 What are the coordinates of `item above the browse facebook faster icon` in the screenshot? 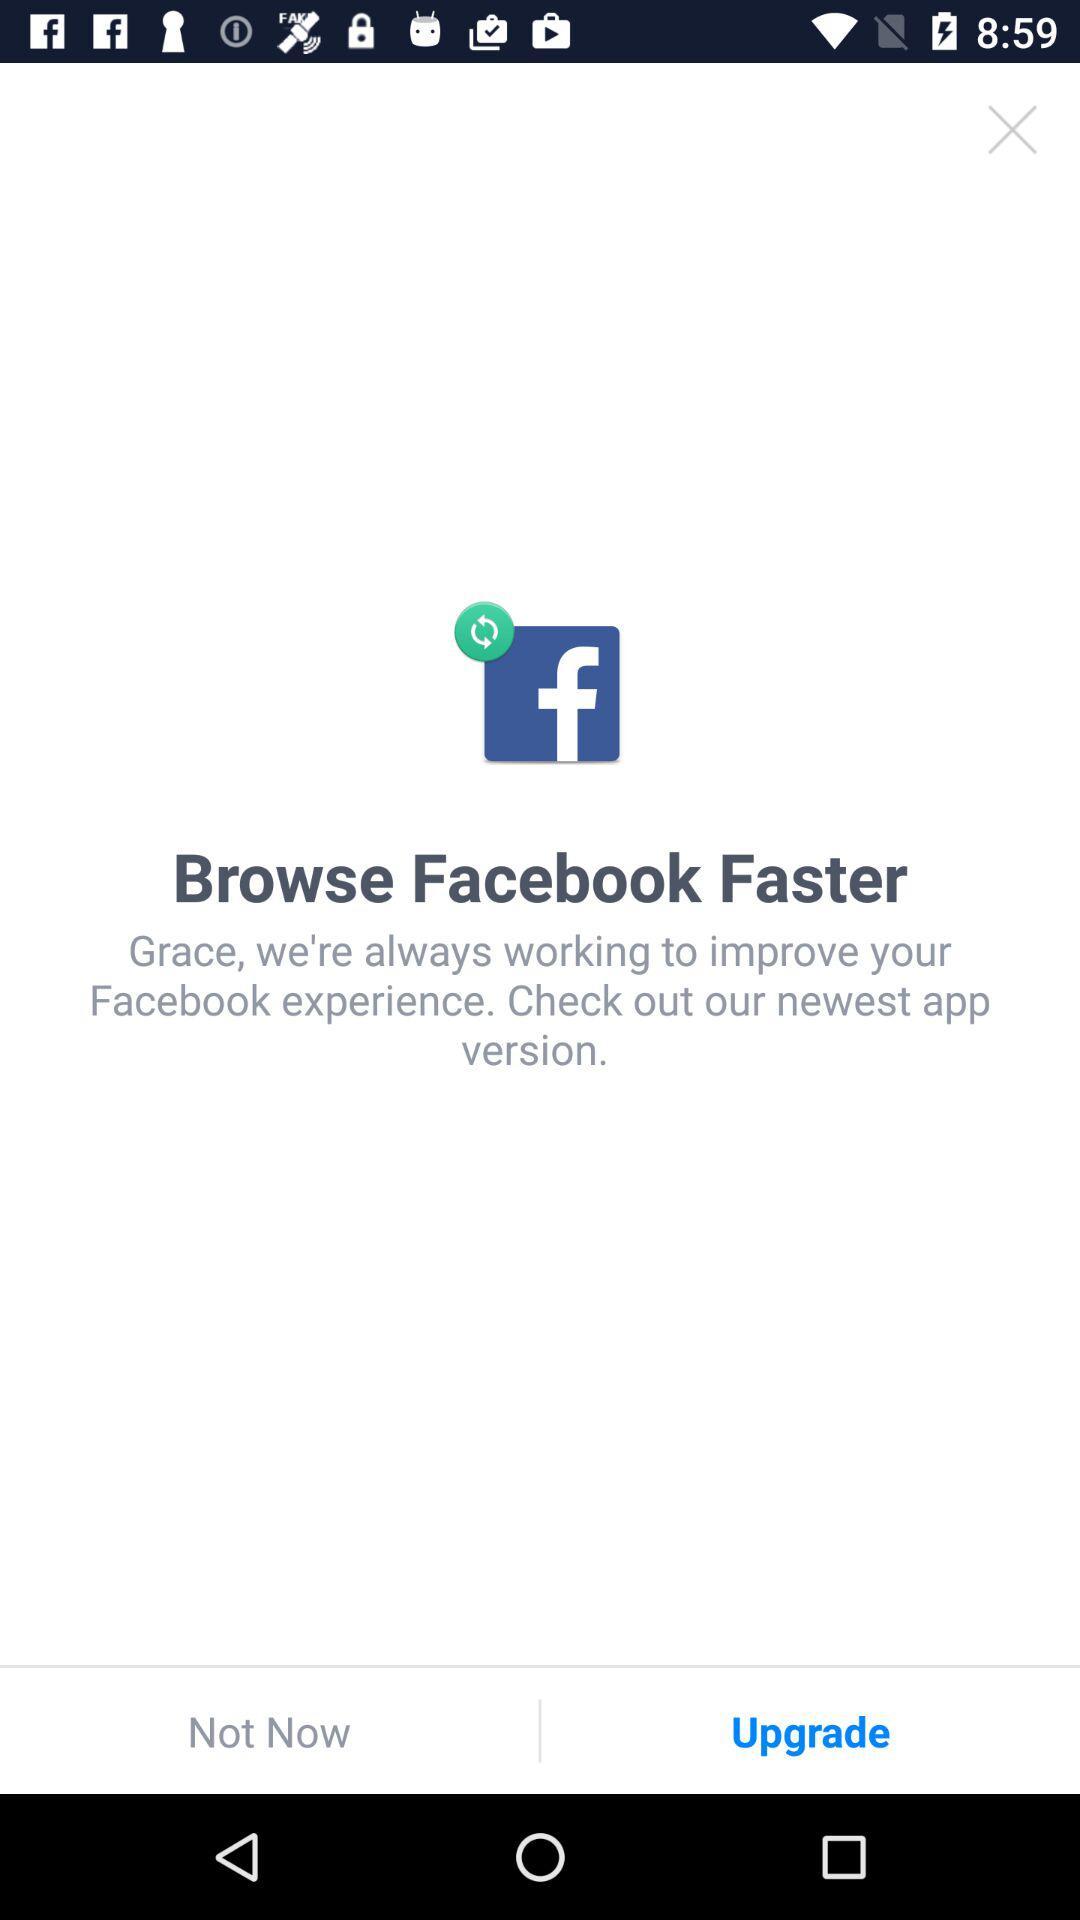 It's located at (1012, 129).